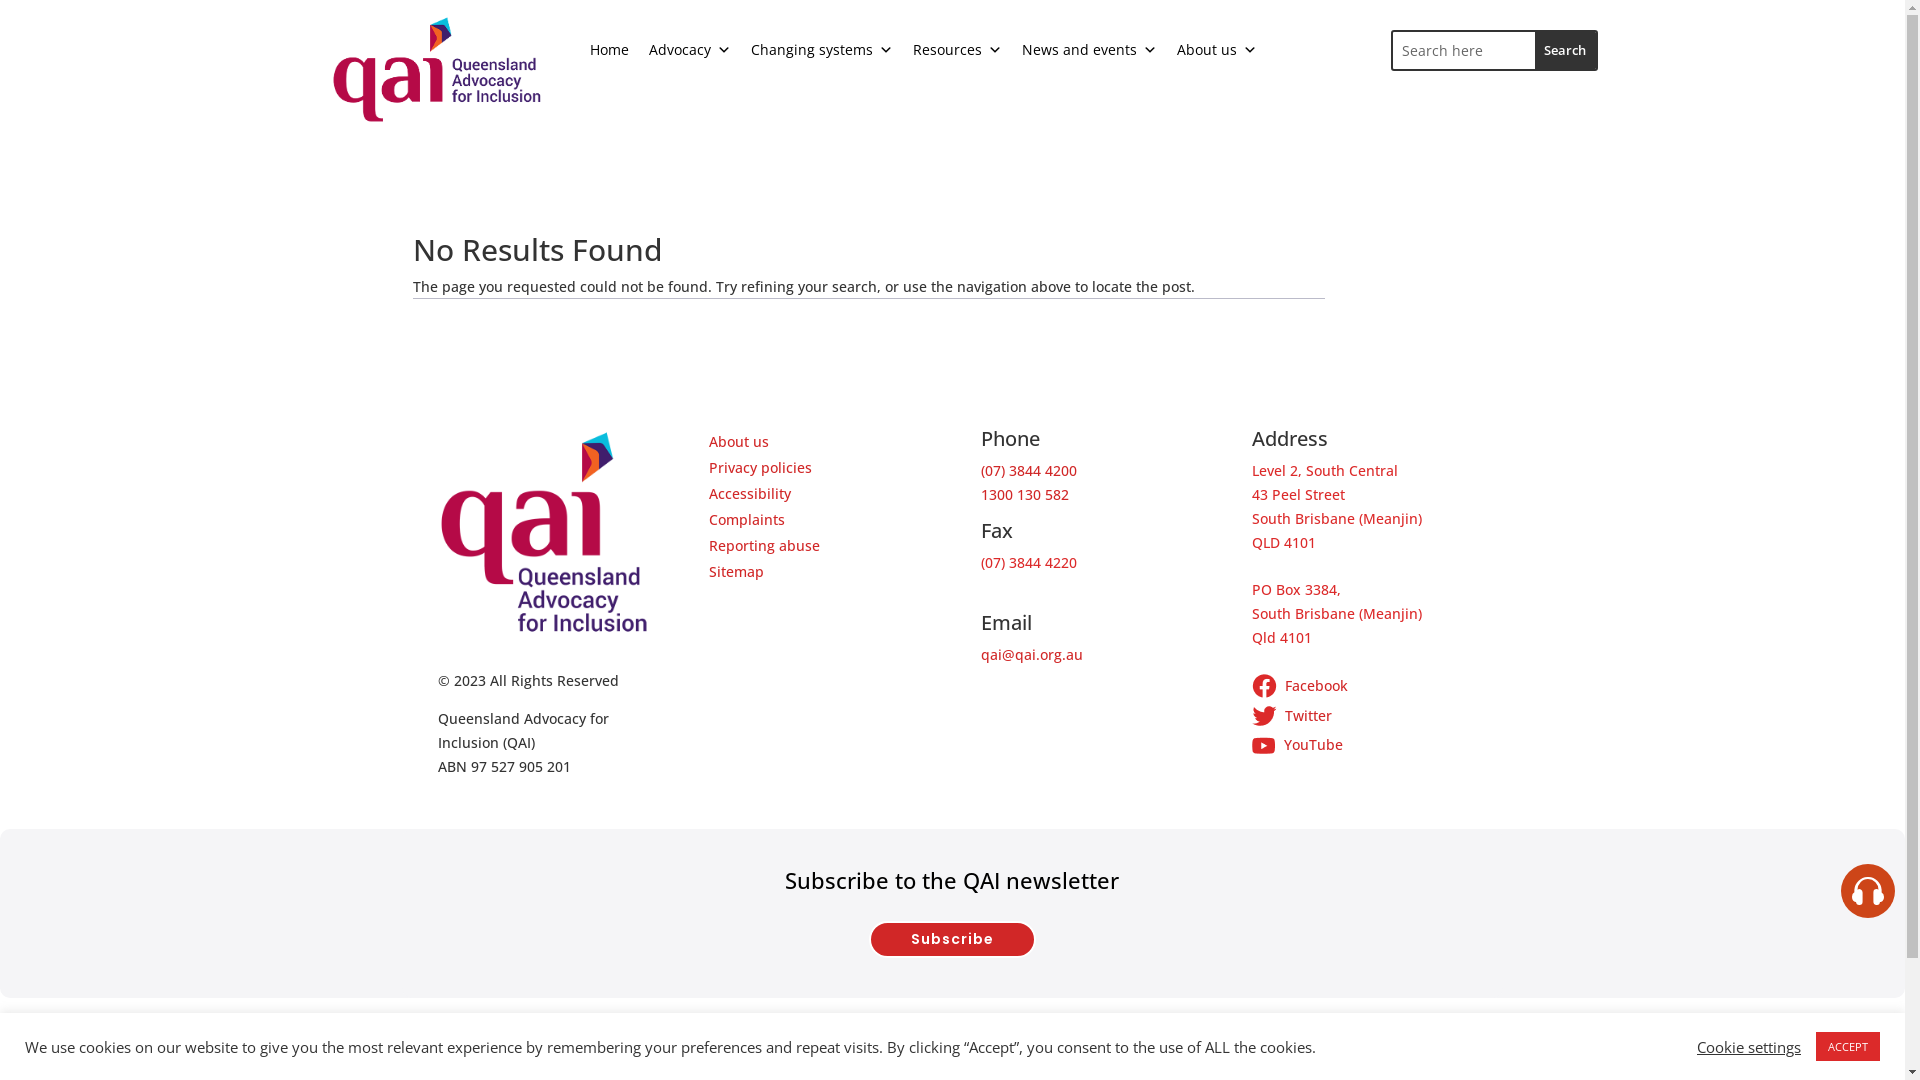  What do you see at coordinates (1564, 49) in the screenshot?
I see `'Search'` at bounding box center [1564, 49].